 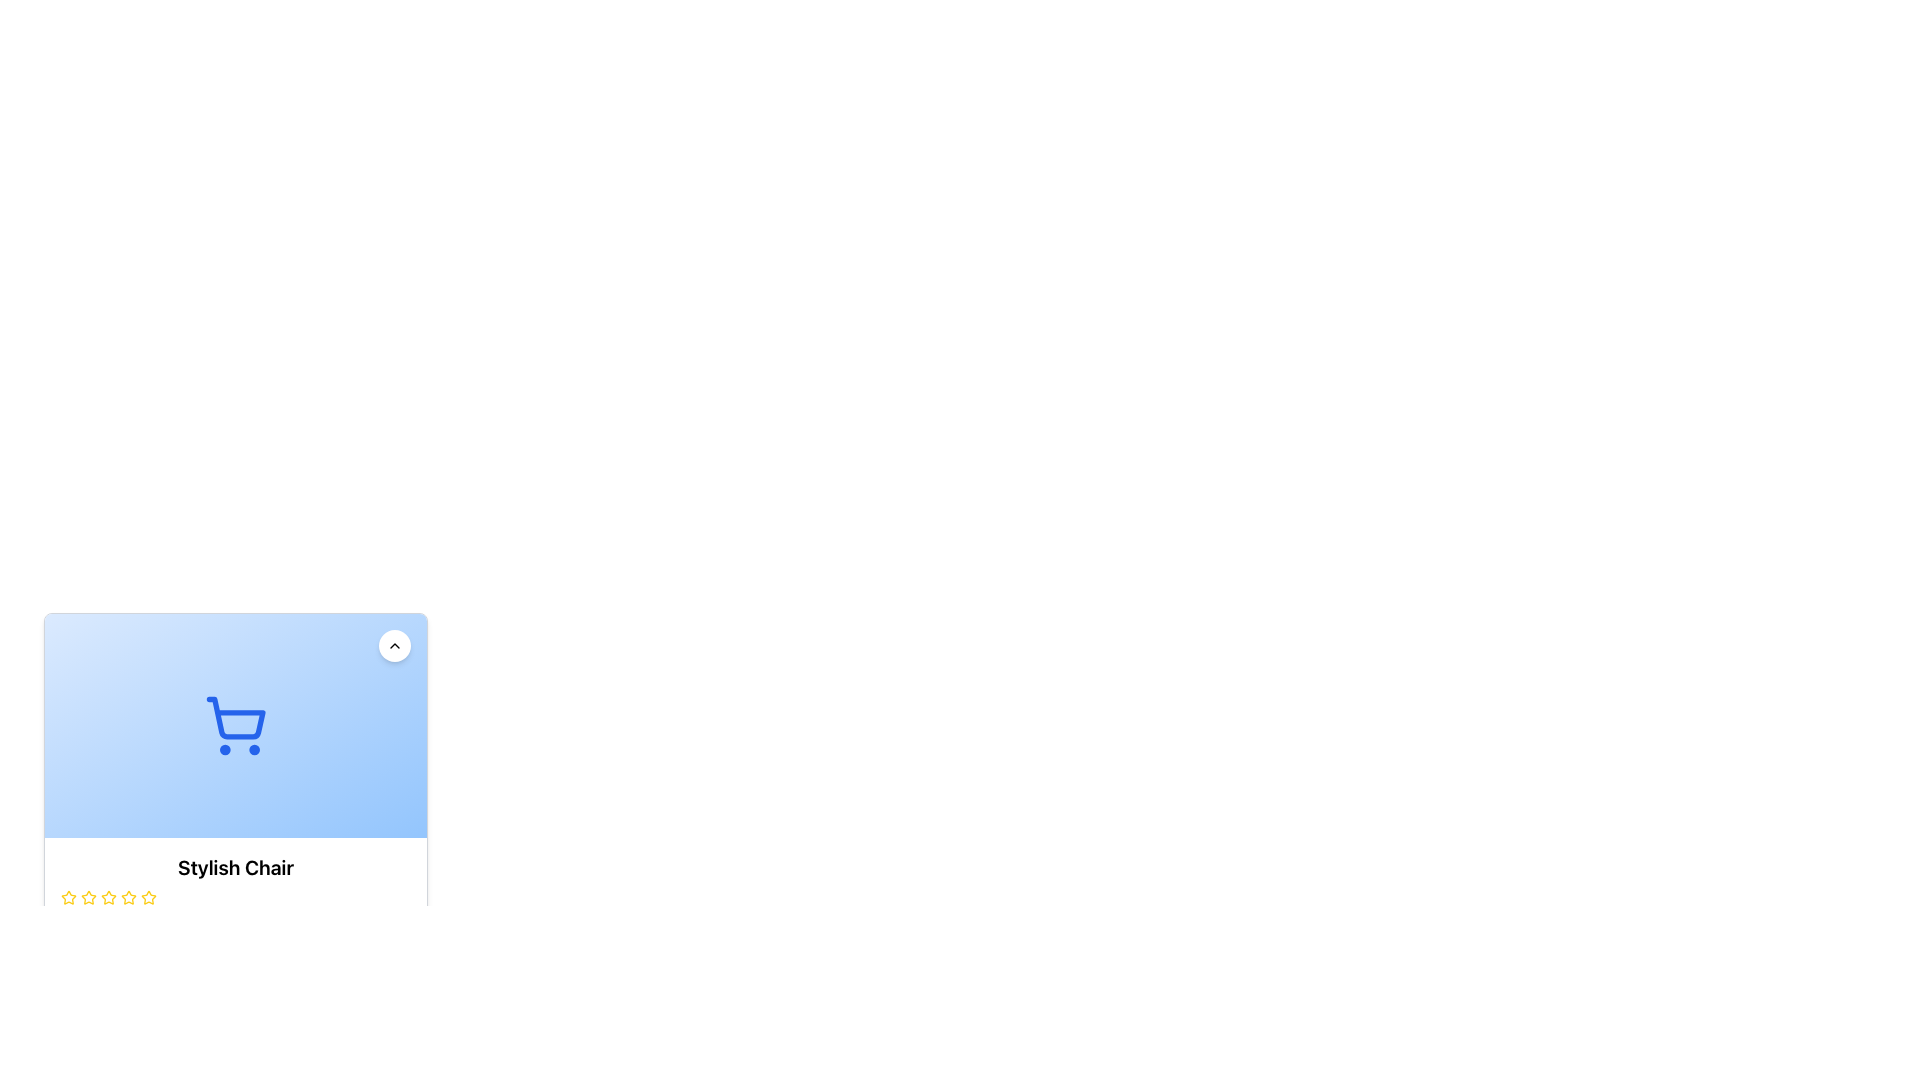 I want to click on the third star-shaped rating icon with a yellow stroke located below the title 'Stylish Chair', so click(x=128, y=896).